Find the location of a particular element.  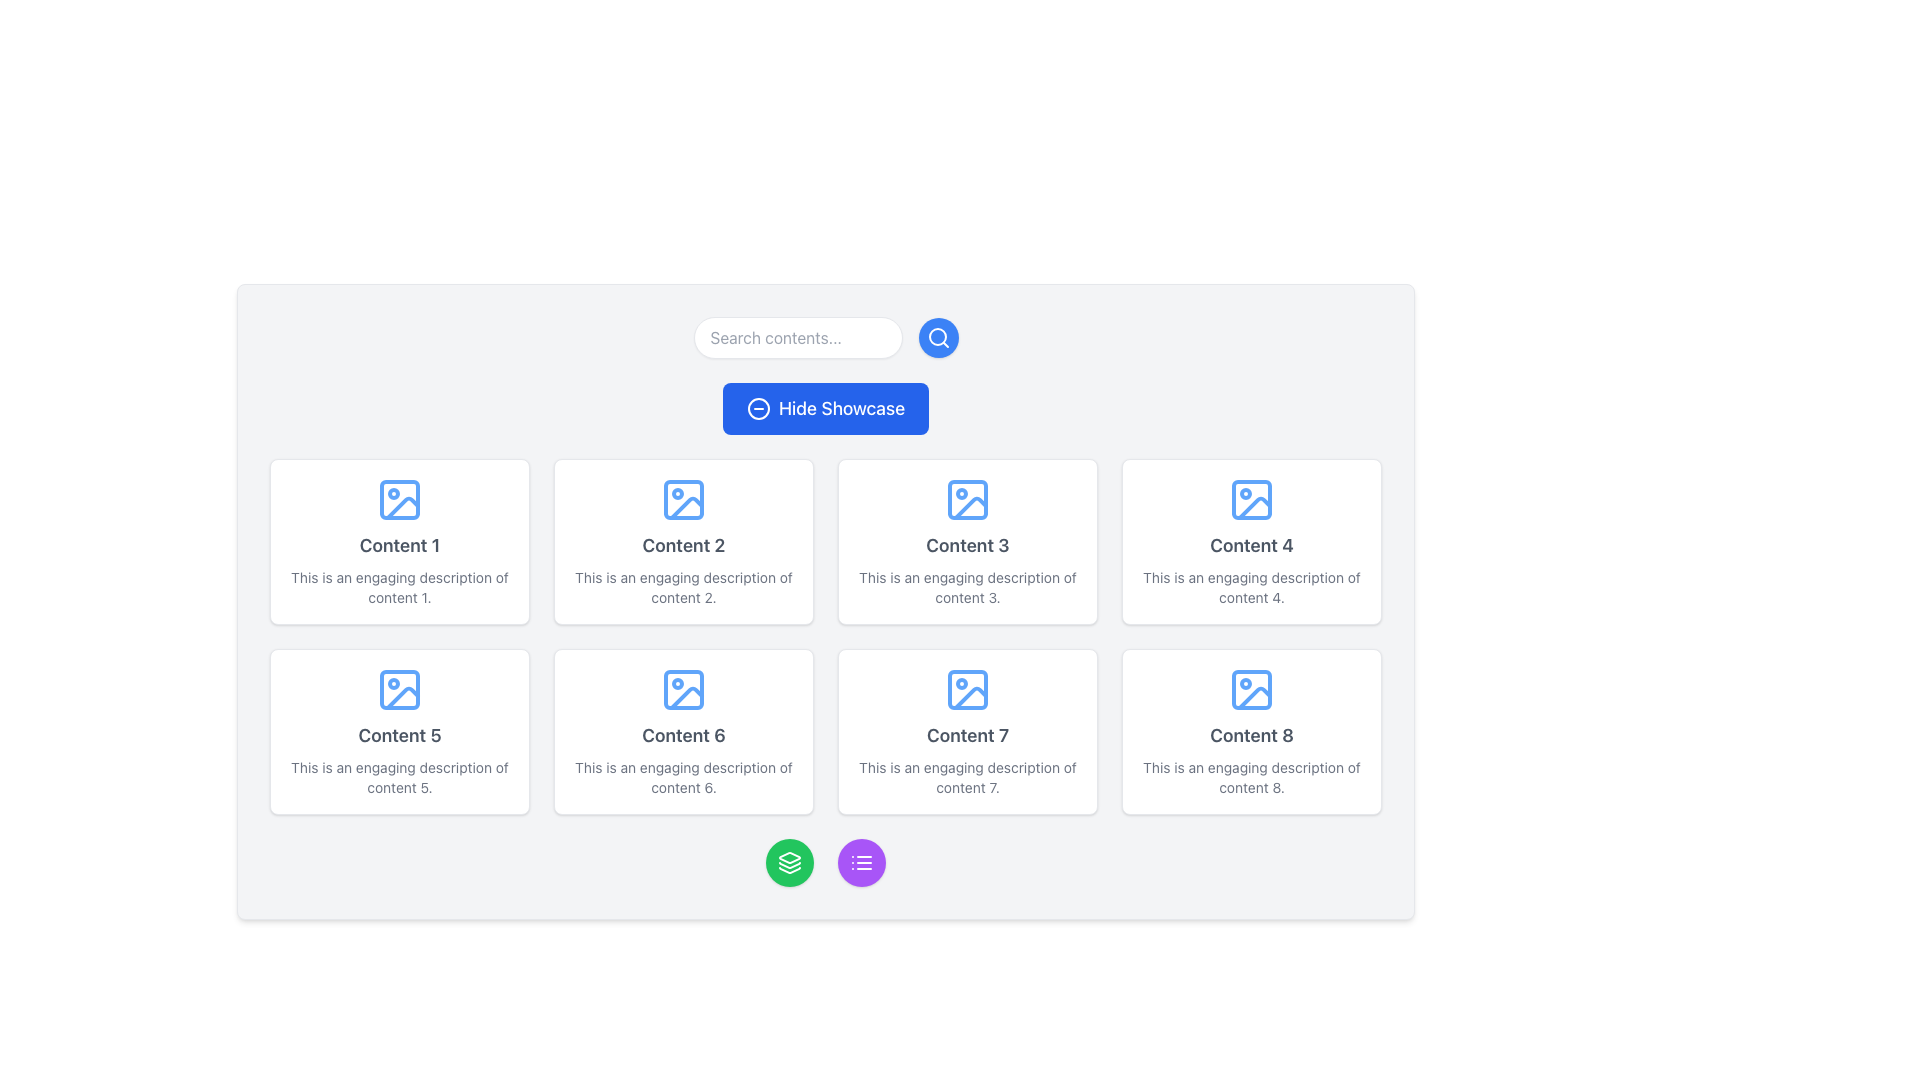

the decorative rounded rectangle element in the SVG graphic associated with 'Content 2' is located at coordinates (684, 499).